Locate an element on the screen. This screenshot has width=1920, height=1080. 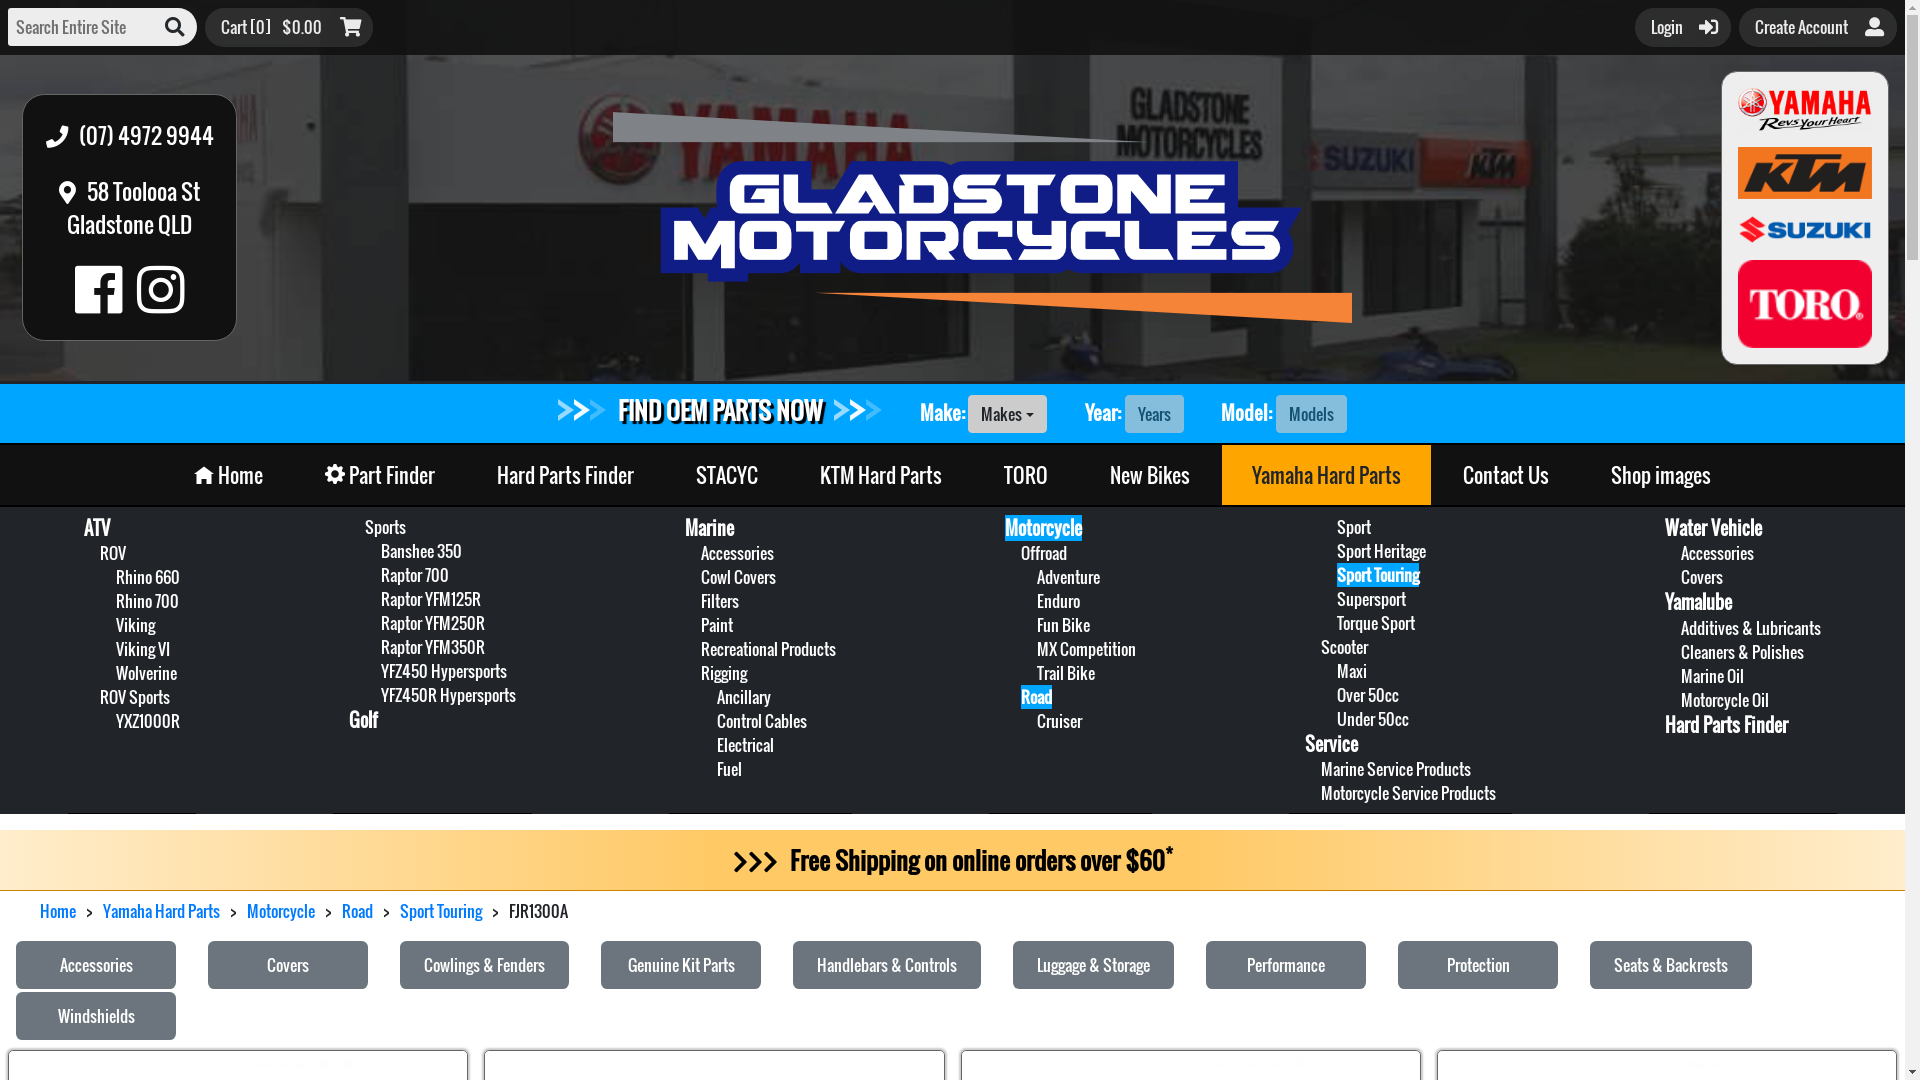
'YFZ450R Hypersports' is located at coordinates (447, 693).